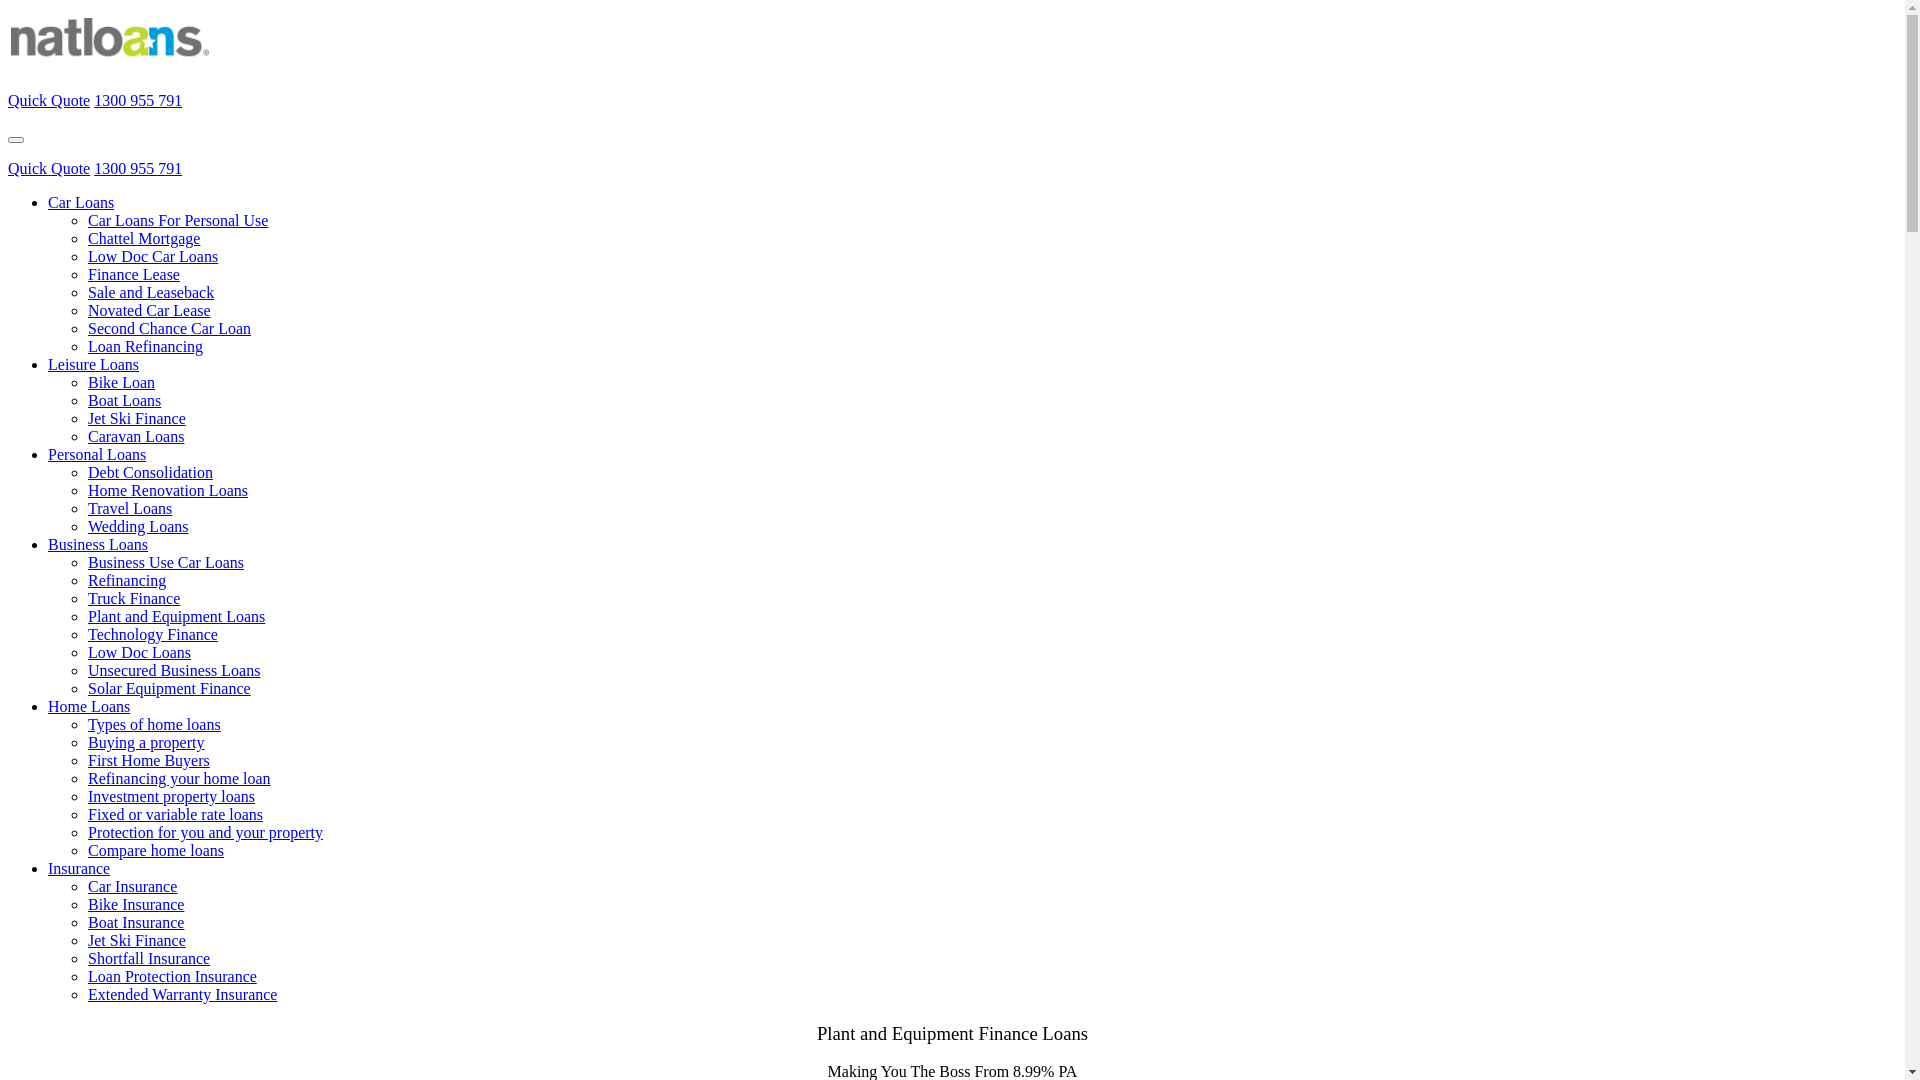 The image size is (1920, 1080). What do you see at coordinates (93, 167) in the screenshot?
I see `'1300 955 791'` at bounding box center [93, 167].